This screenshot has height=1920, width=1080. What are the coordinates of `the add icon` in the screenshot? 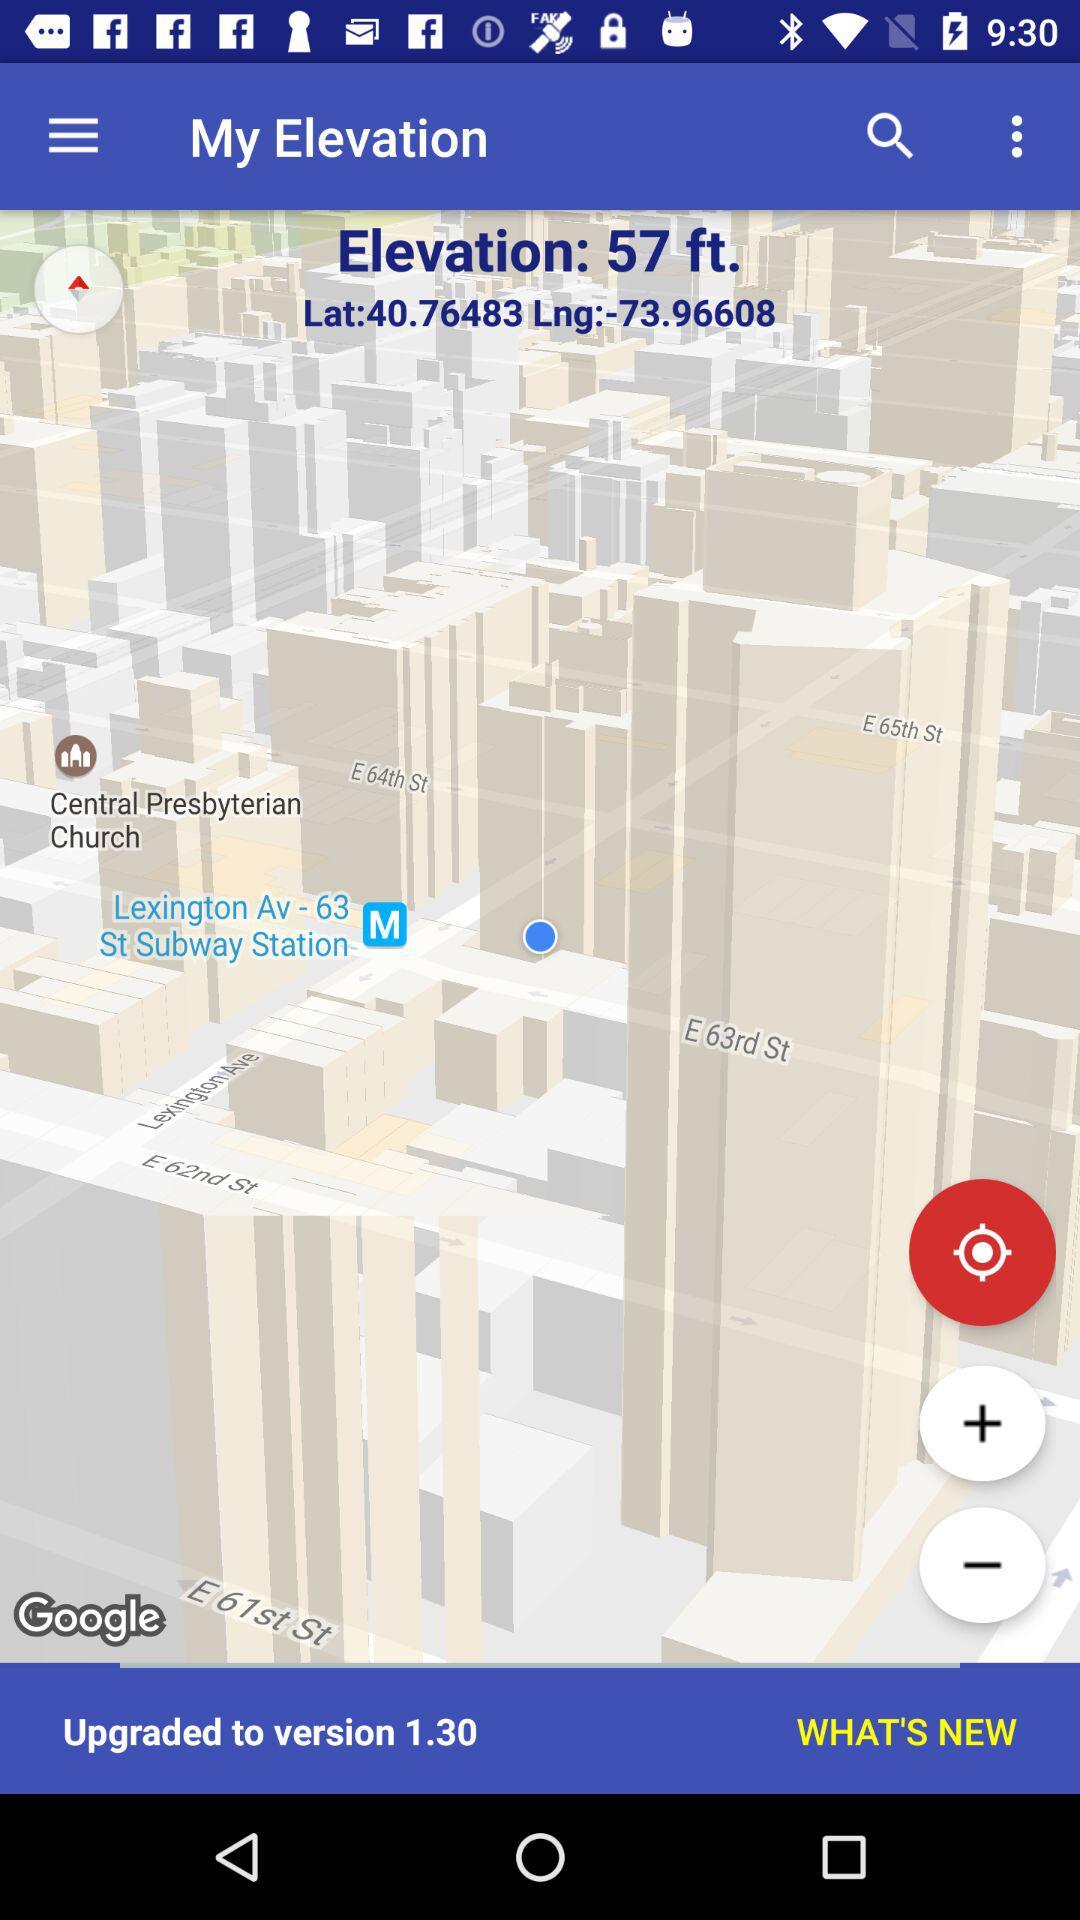 It's located at (981, 1422).